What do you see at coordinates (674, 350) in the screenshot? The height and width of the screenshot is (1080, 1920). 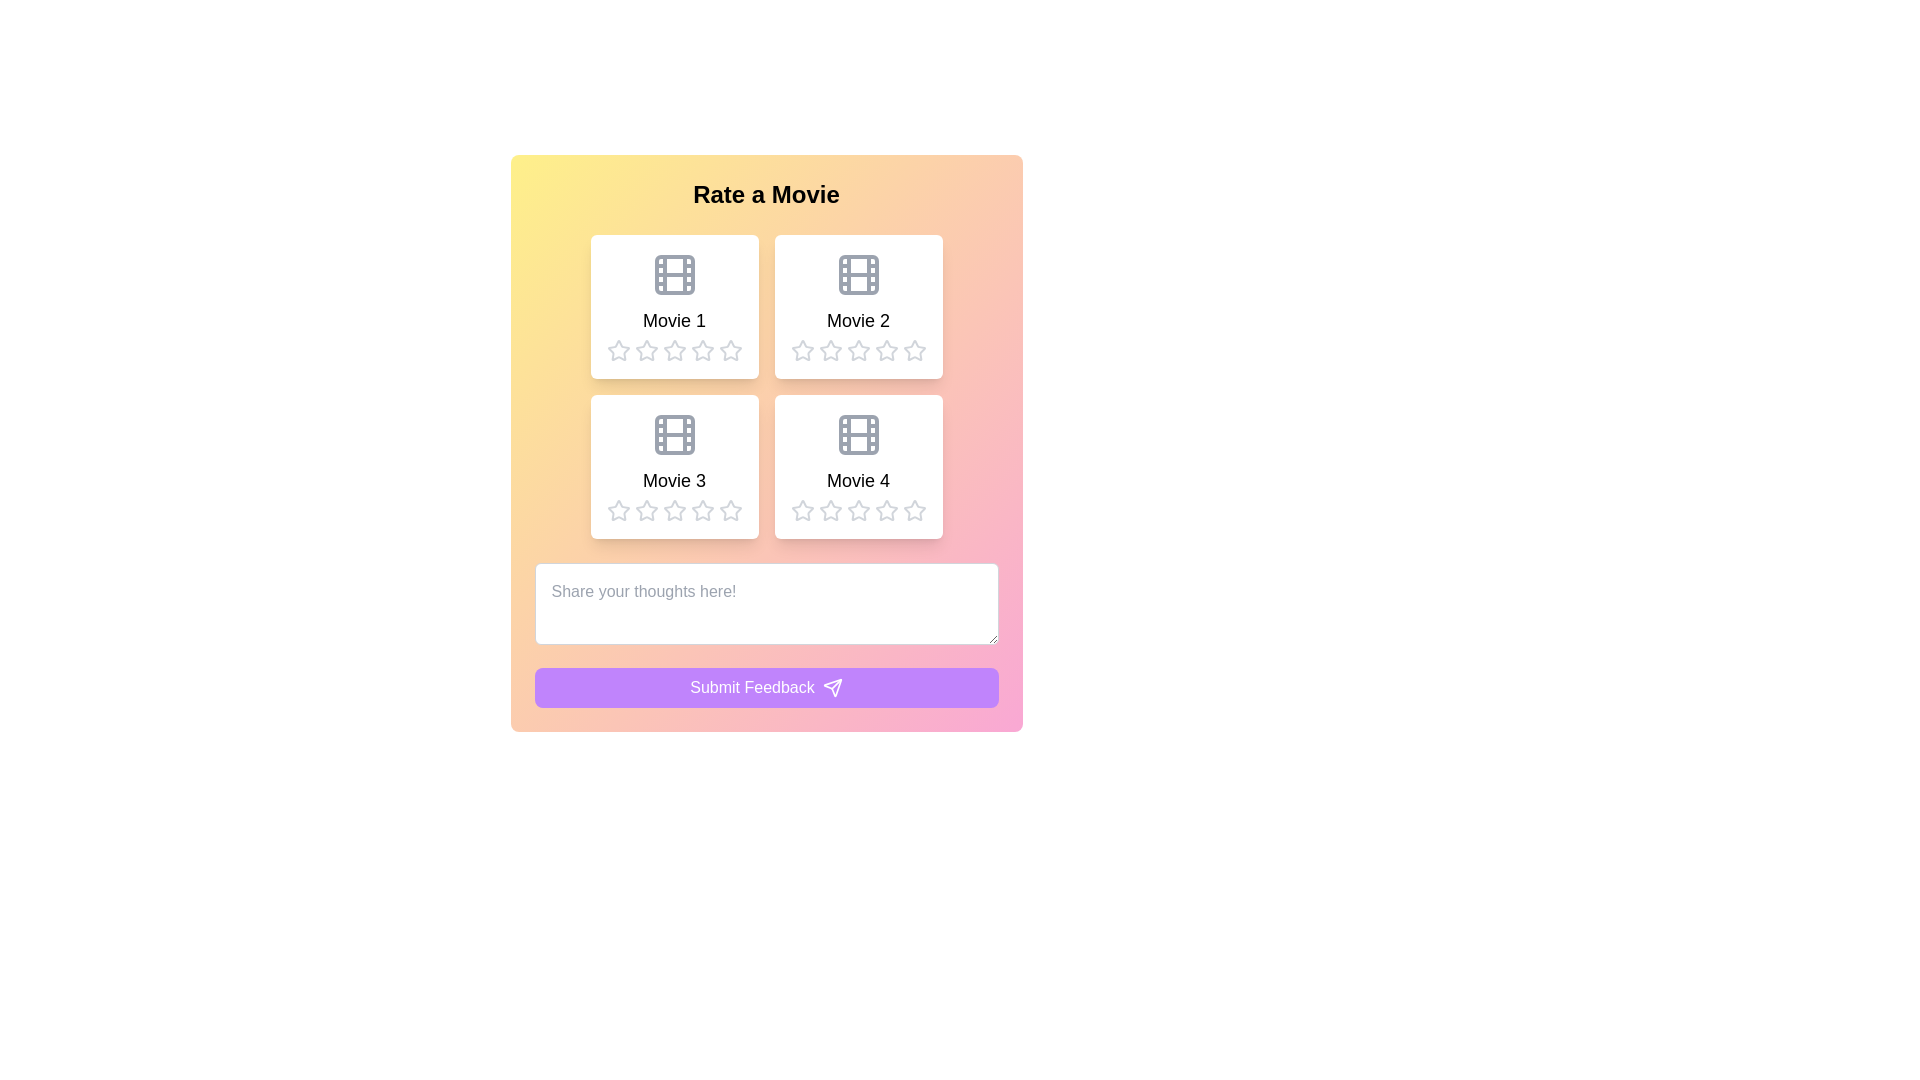 I see `the fourth star icon in the movie rating grid below the 'Movie 1' section` at bounding box center [674, 350].